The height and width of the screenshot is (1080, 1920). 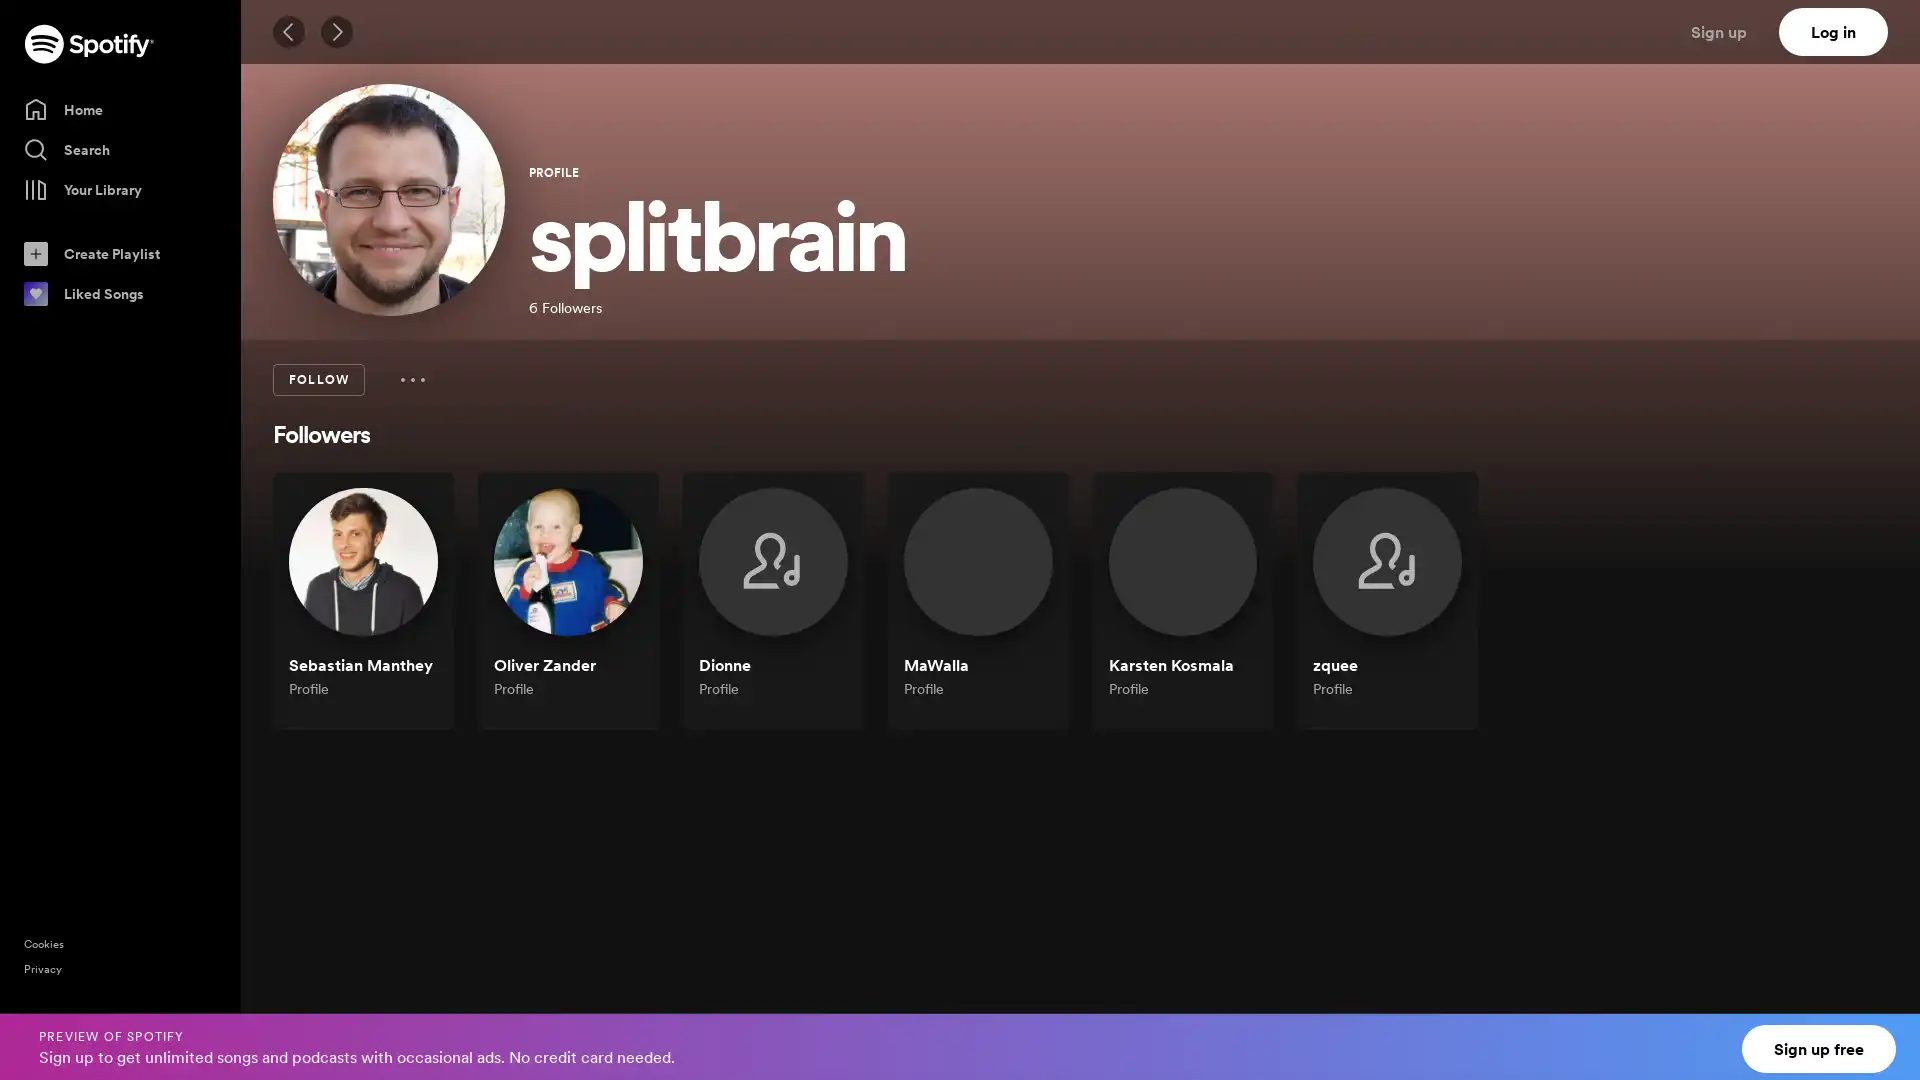 What do you see at coordinates (1833, 31) in the screenshot?
I see `Log in` at bounding box center [1833, 31].